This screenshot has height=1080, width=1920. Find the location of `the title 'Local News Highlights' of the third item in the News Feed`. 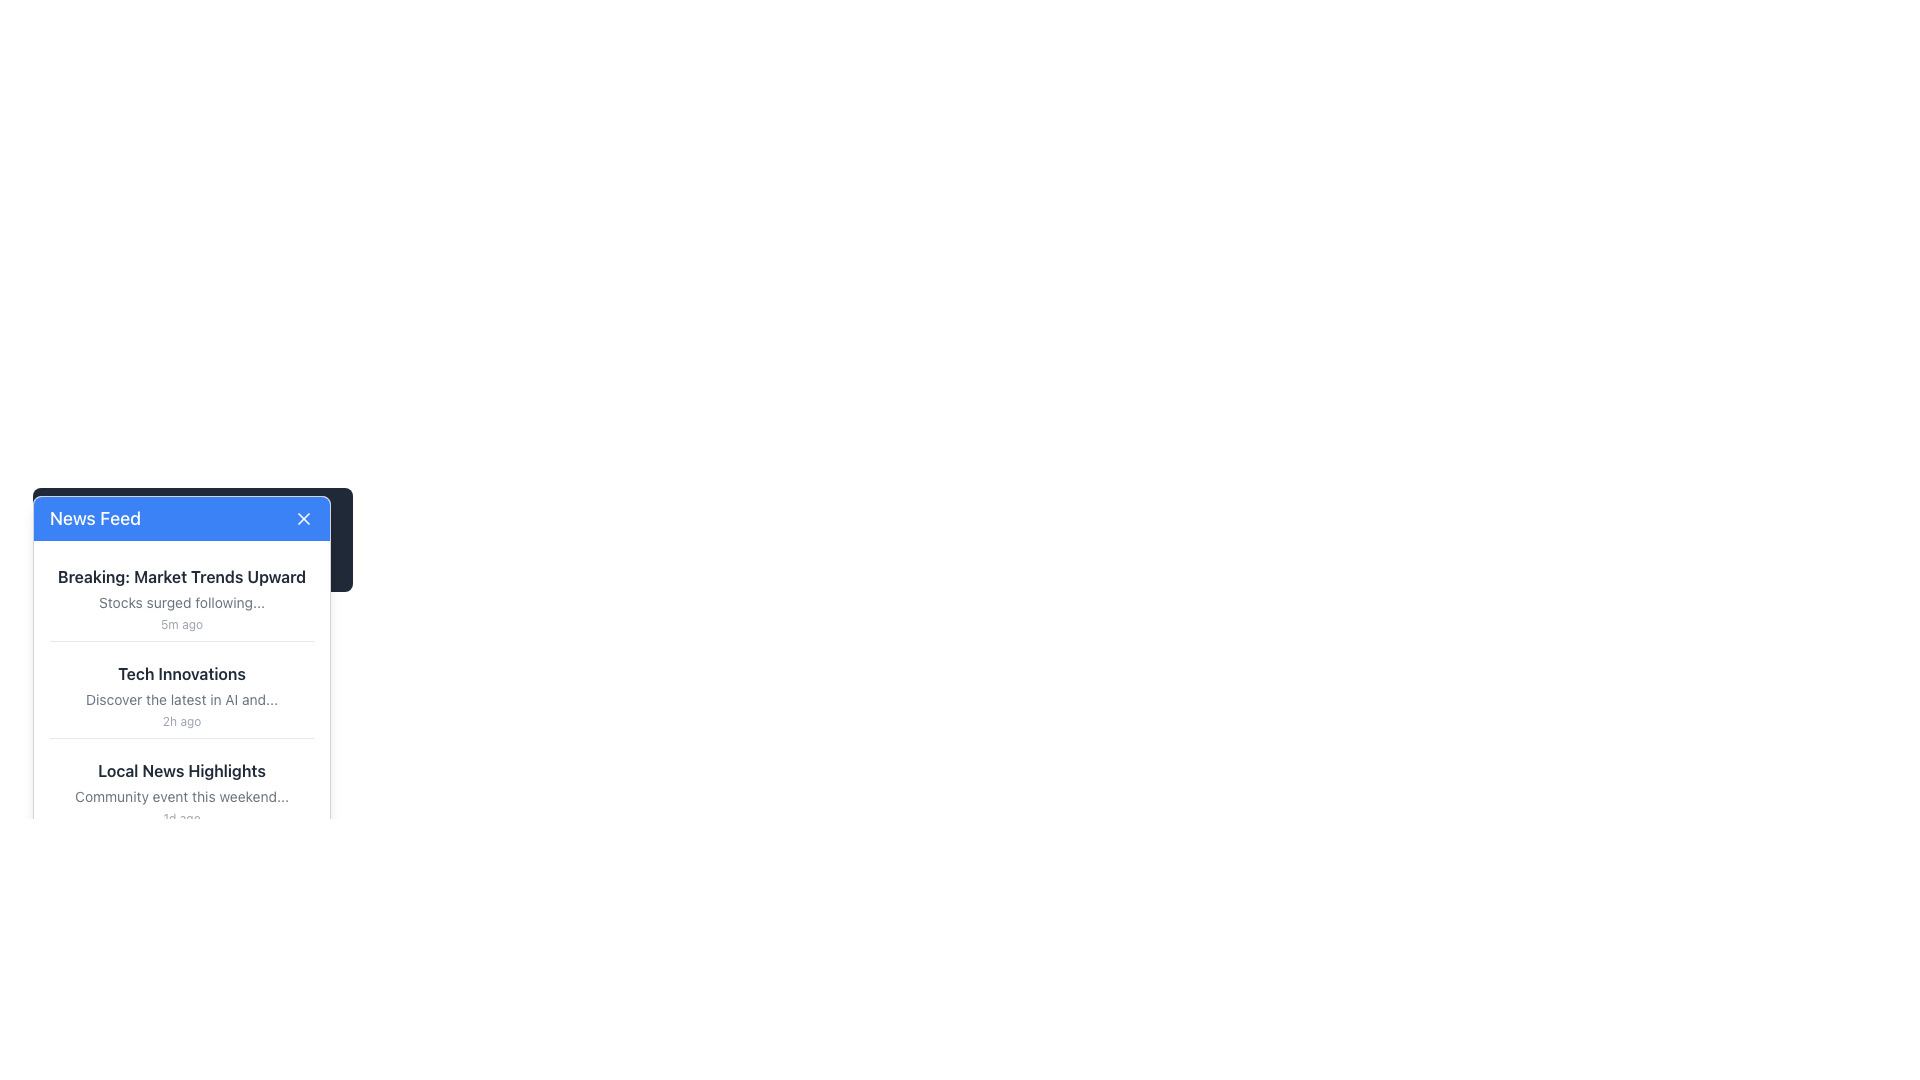

the title 'Local News Highlights' of the third item in the News Feed is located at coordinates (182, 792).